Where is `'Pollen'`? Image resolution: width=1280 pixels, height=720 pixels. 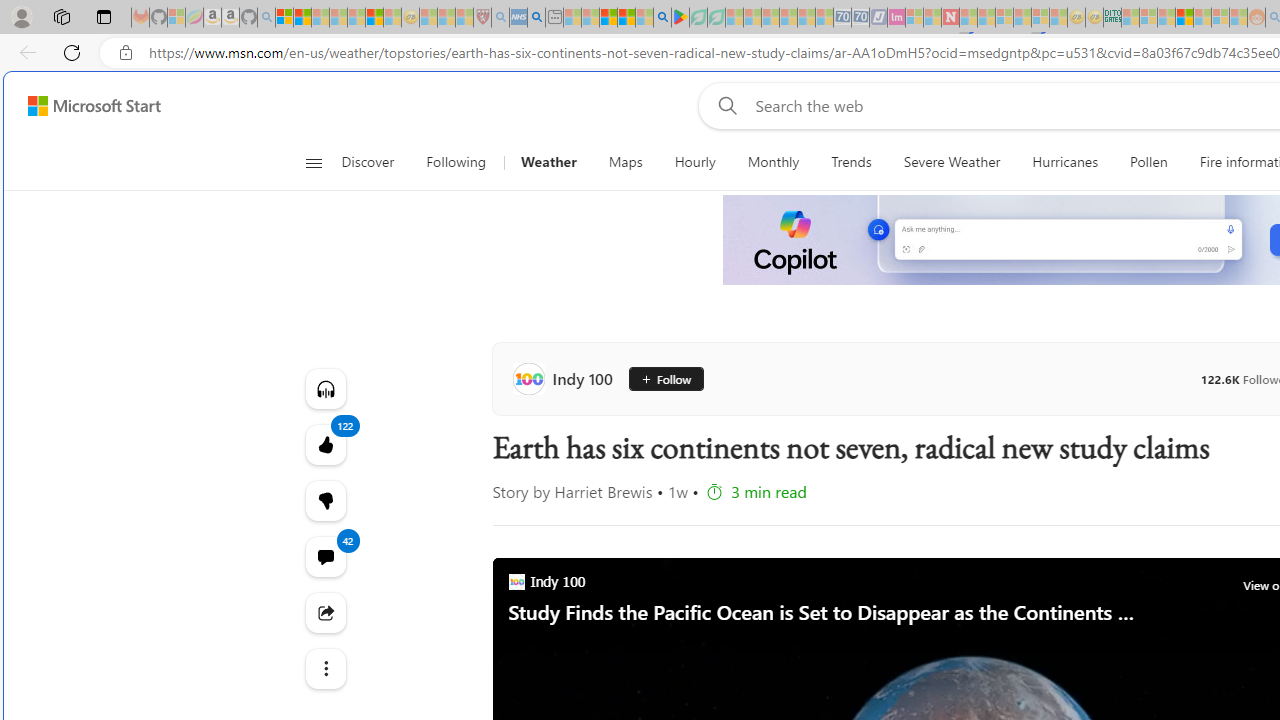
'Pollen' is located at coordinates (1148, 162).